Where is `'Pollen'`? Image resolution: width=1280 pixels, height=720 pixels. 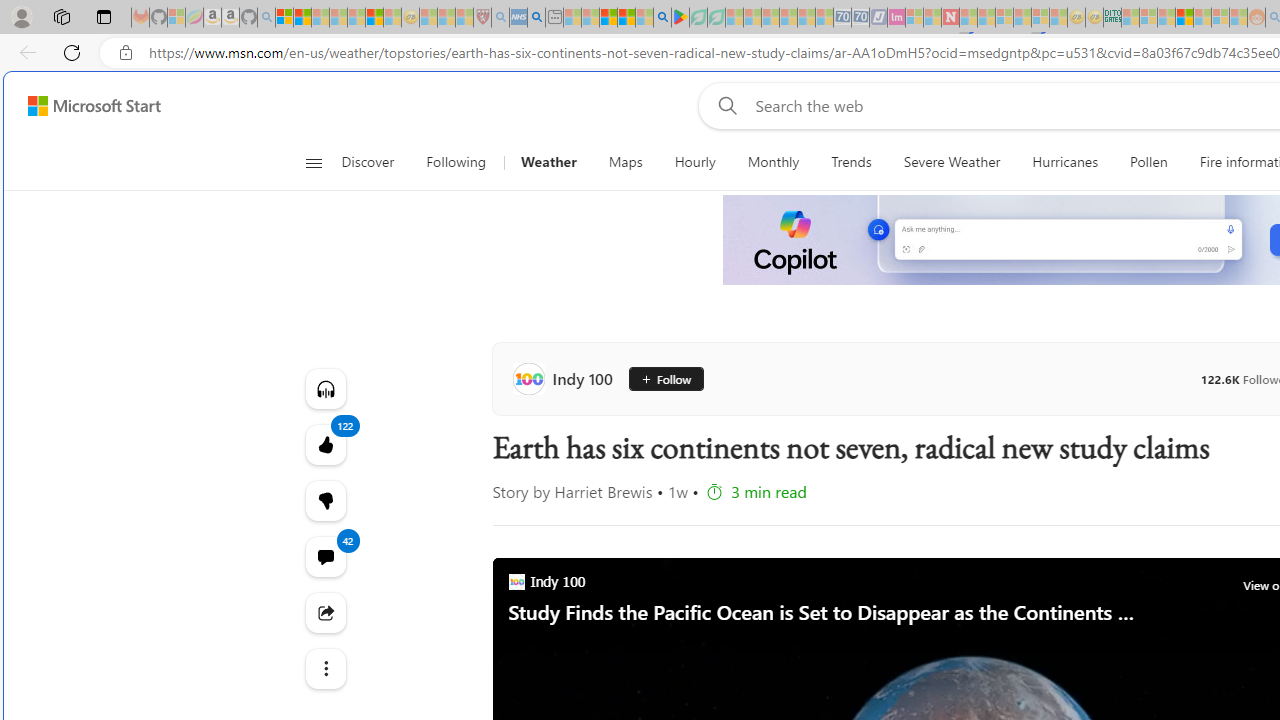
'Pollen' is located at coordinates (1148, 162).